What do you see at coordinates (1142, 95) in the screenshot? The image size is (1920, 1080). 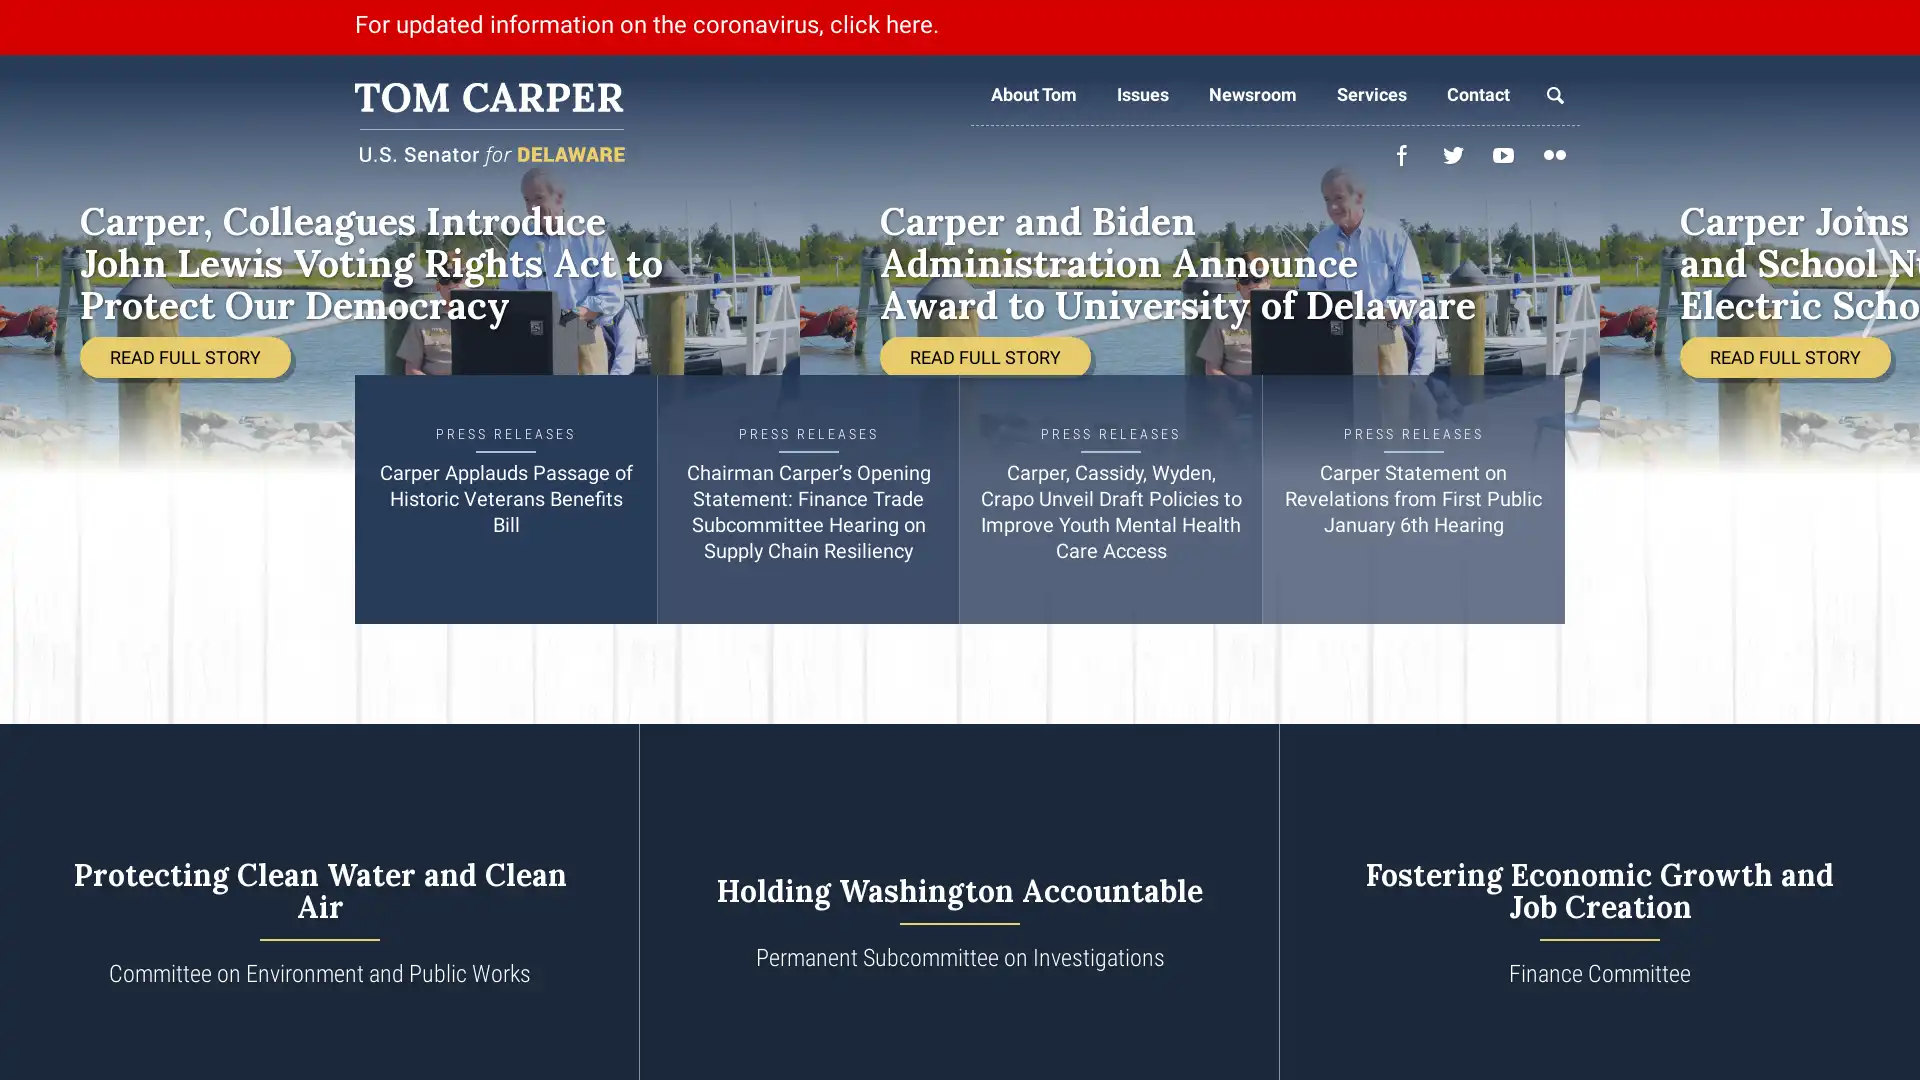 I see `Issues` at bounding box center [1142, 95].